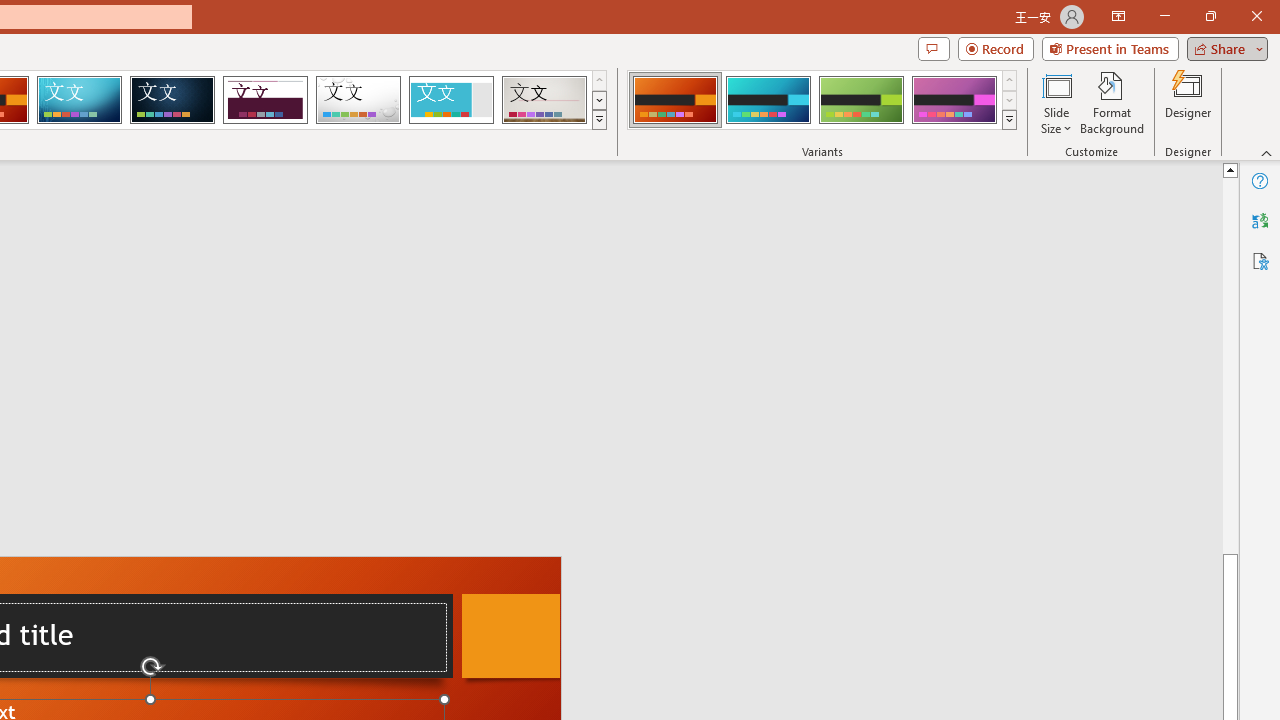 Image resolution: width=1280 pixels, height=720 pixels. I want to click on 'Frame', so click(450, 100).